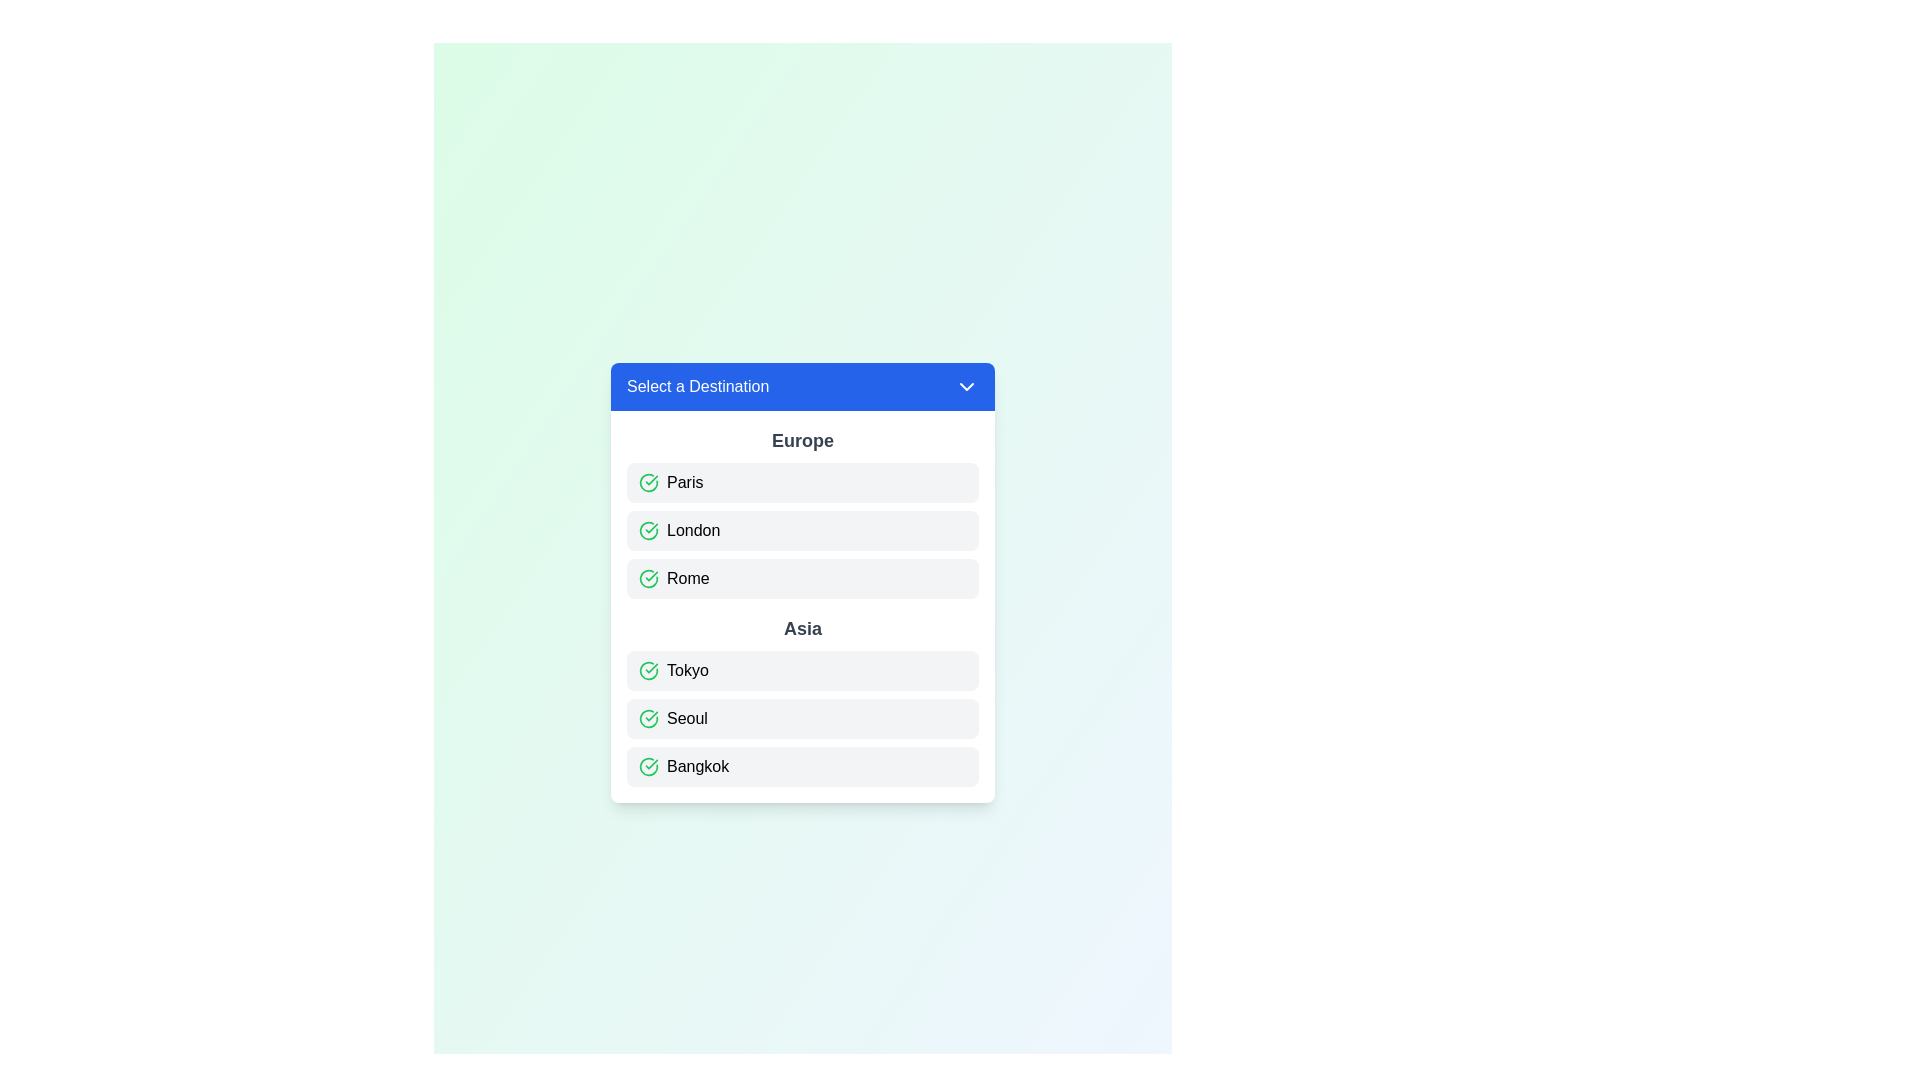 Image resolution: width=1920 pixels, height=1080 pixels. I want to click on the second item in the destination list representing 'Seoul', so click(802, 717).